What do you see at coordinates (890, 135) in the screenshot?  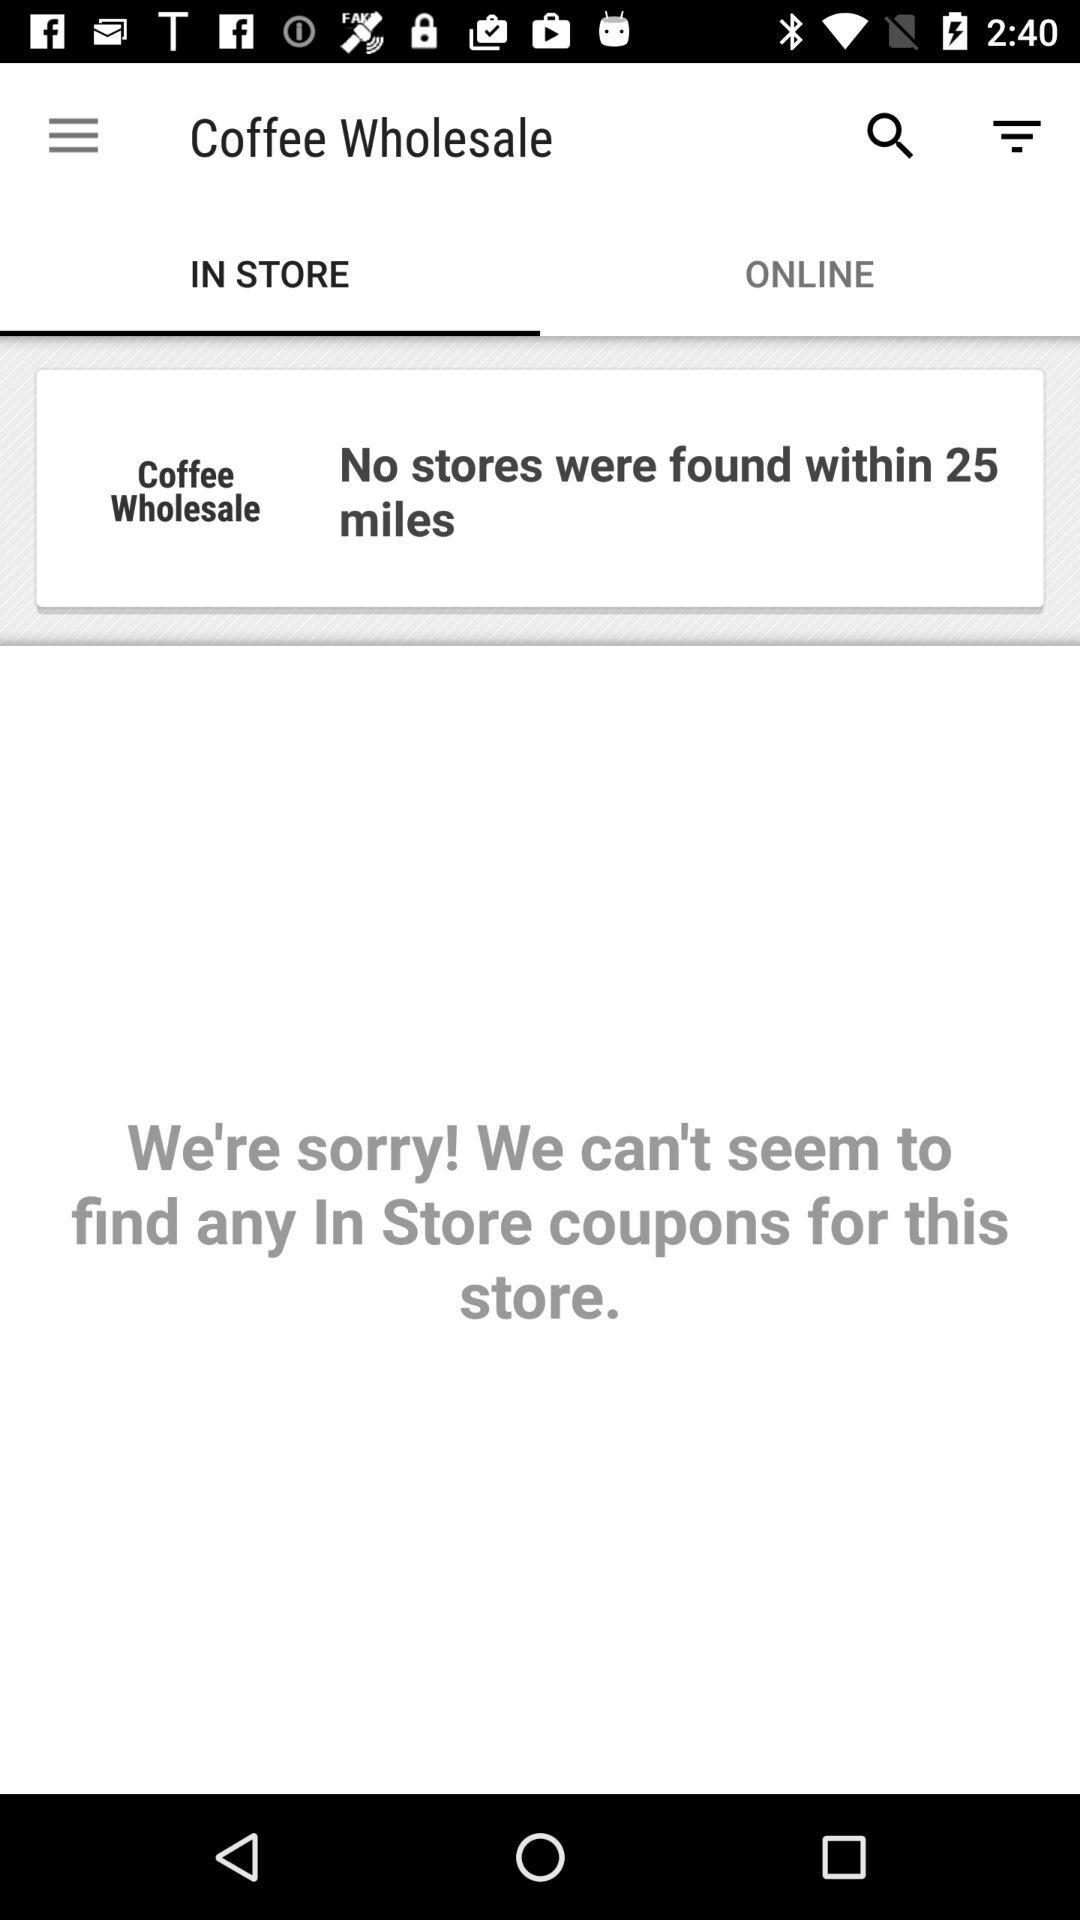 I see `item to the right of coffee wholesale app` at bounding box center [890, 135].